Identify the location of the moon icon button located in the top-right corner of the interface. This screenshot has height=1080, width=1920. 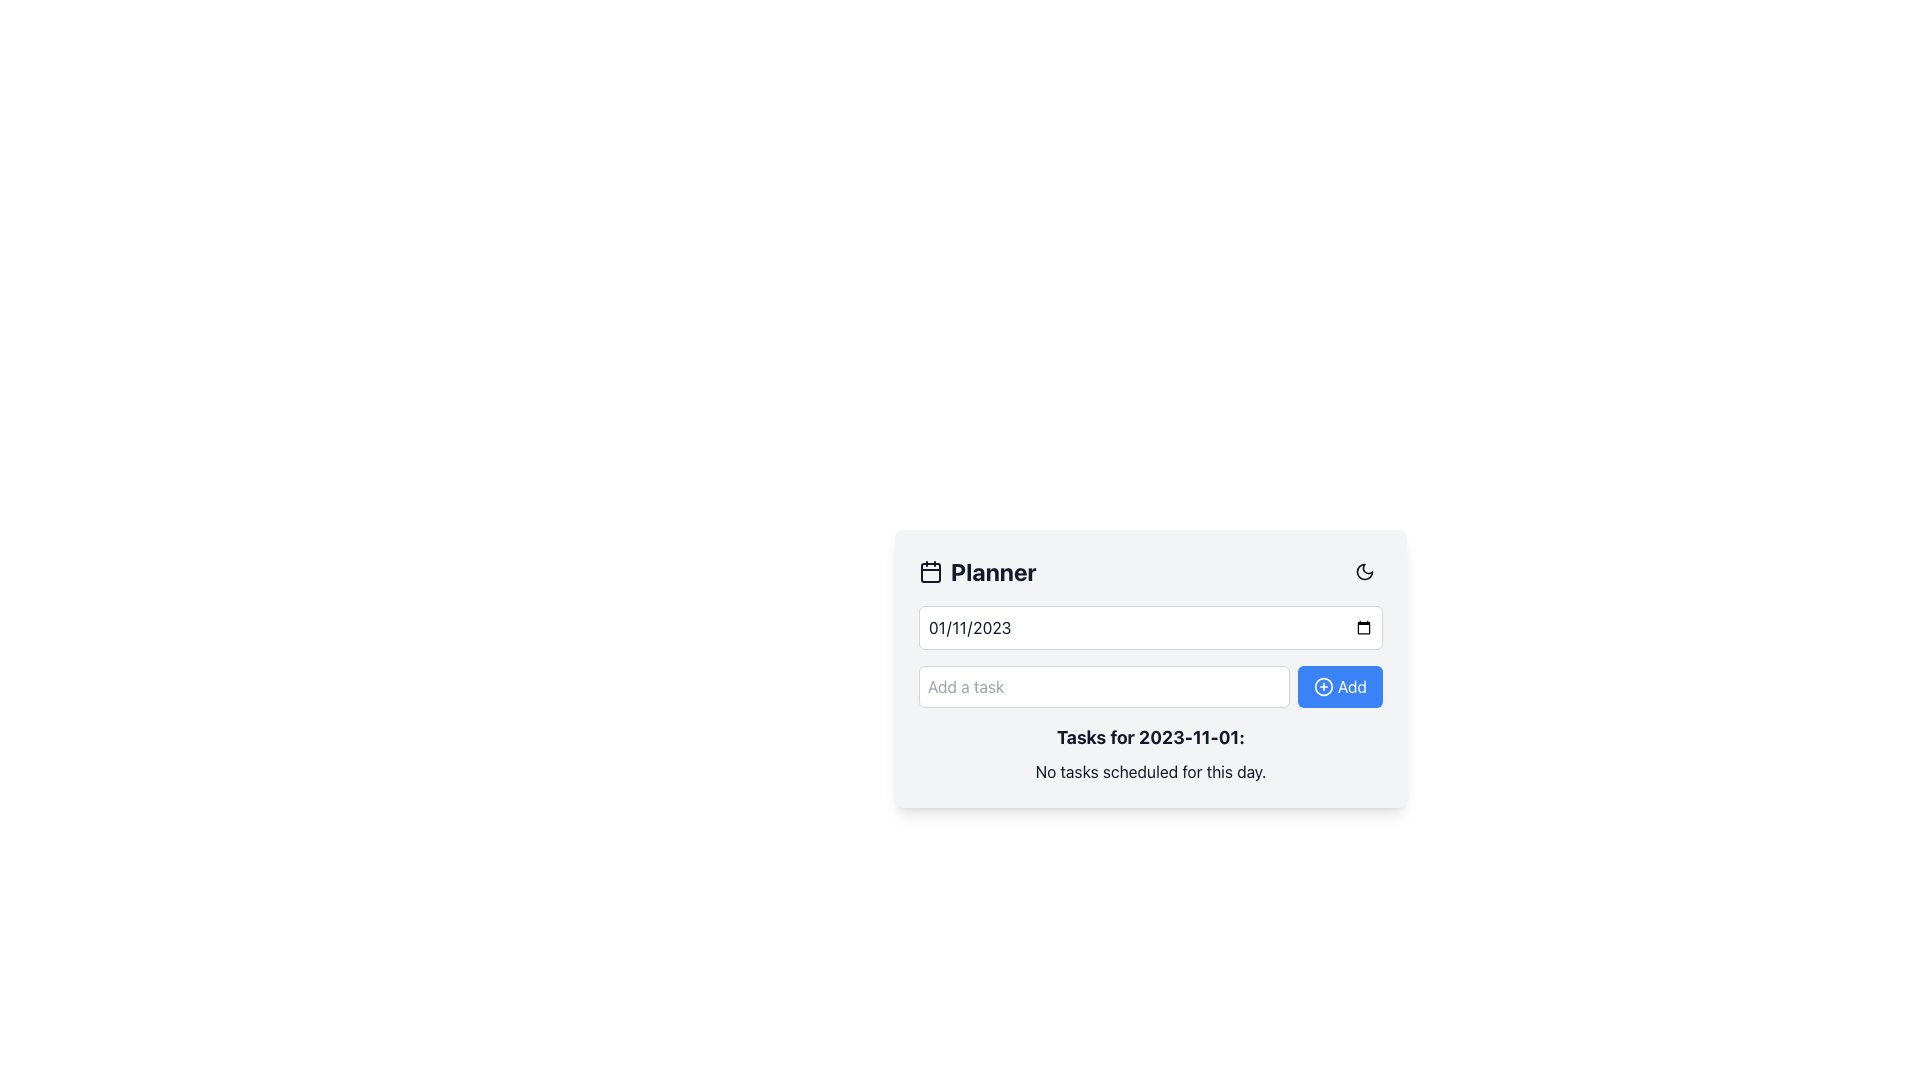
(1363, 571).